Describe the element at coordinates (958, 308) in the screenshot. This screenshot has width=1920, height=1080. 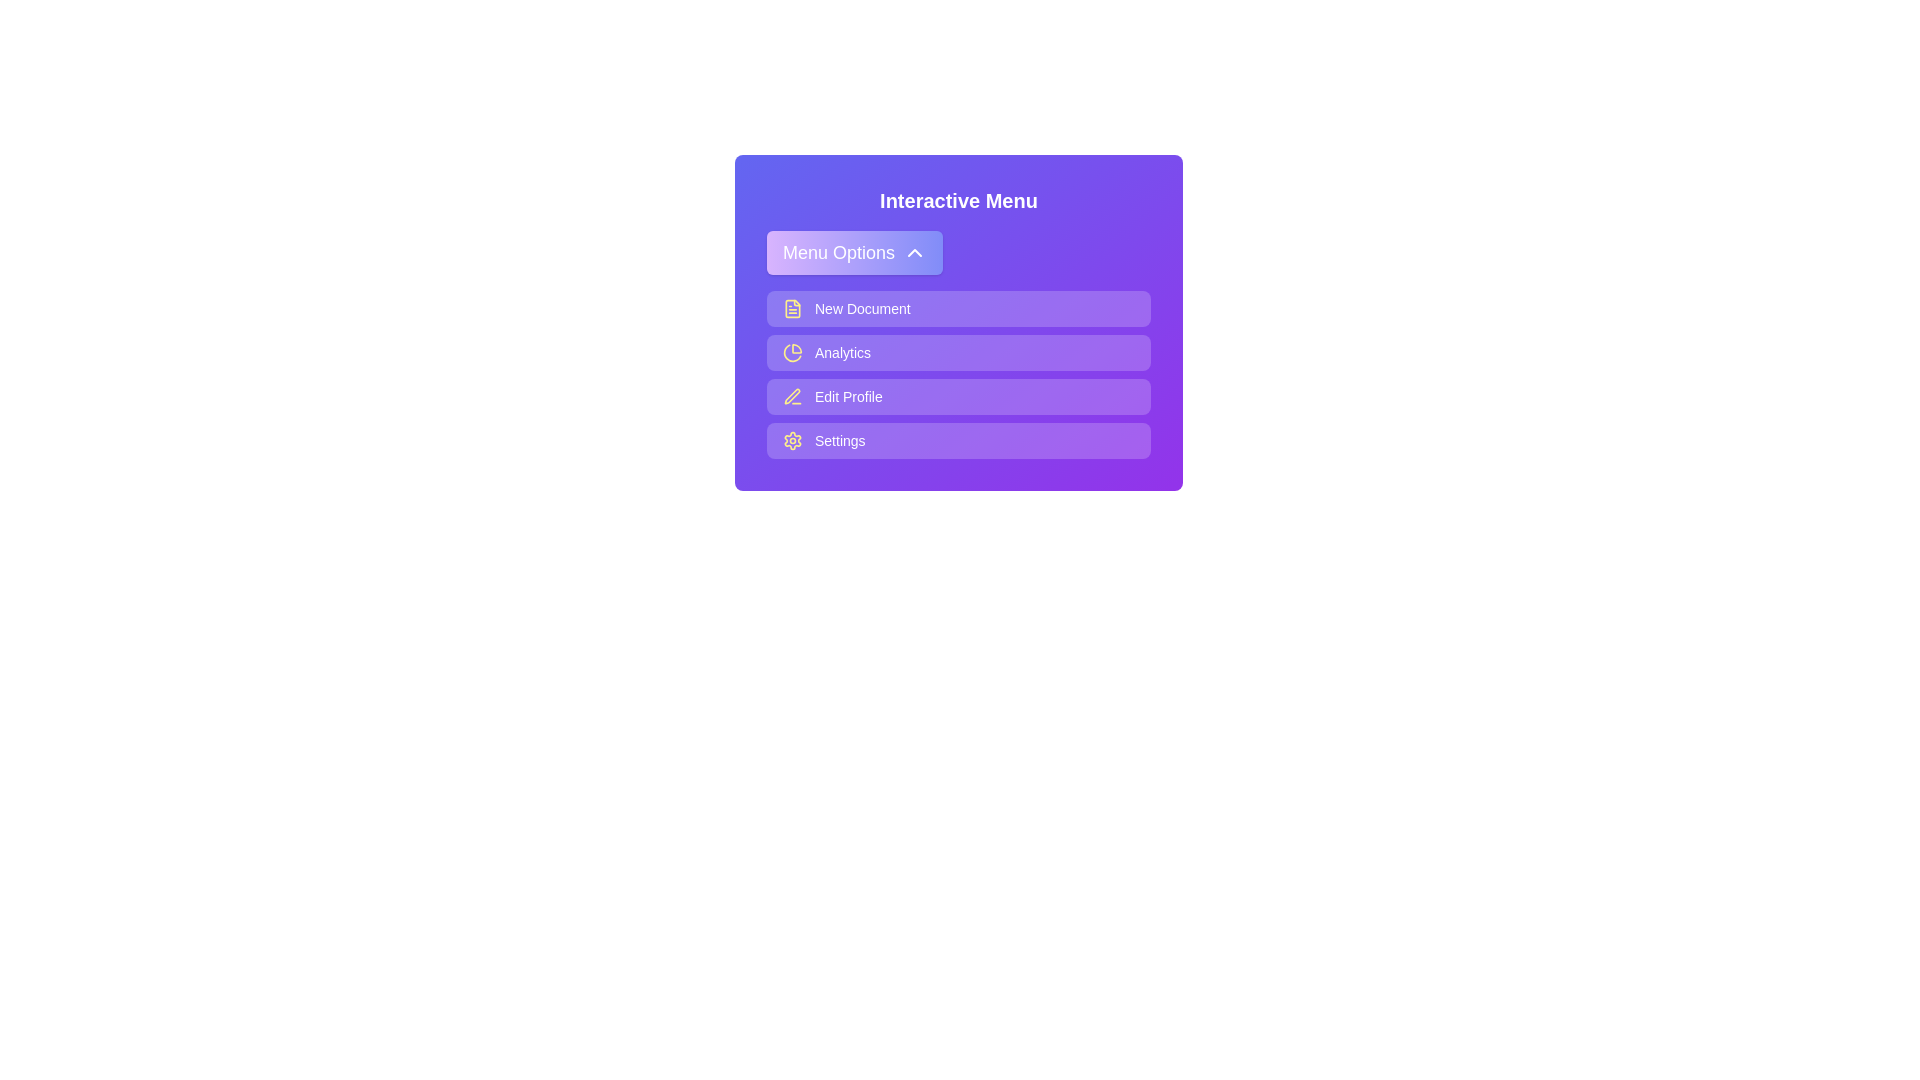
I see `the 'New Document' button, which is the first button in the vertical stack within the 'Interactive Menu' panel, to initiate the new document process` at that location.